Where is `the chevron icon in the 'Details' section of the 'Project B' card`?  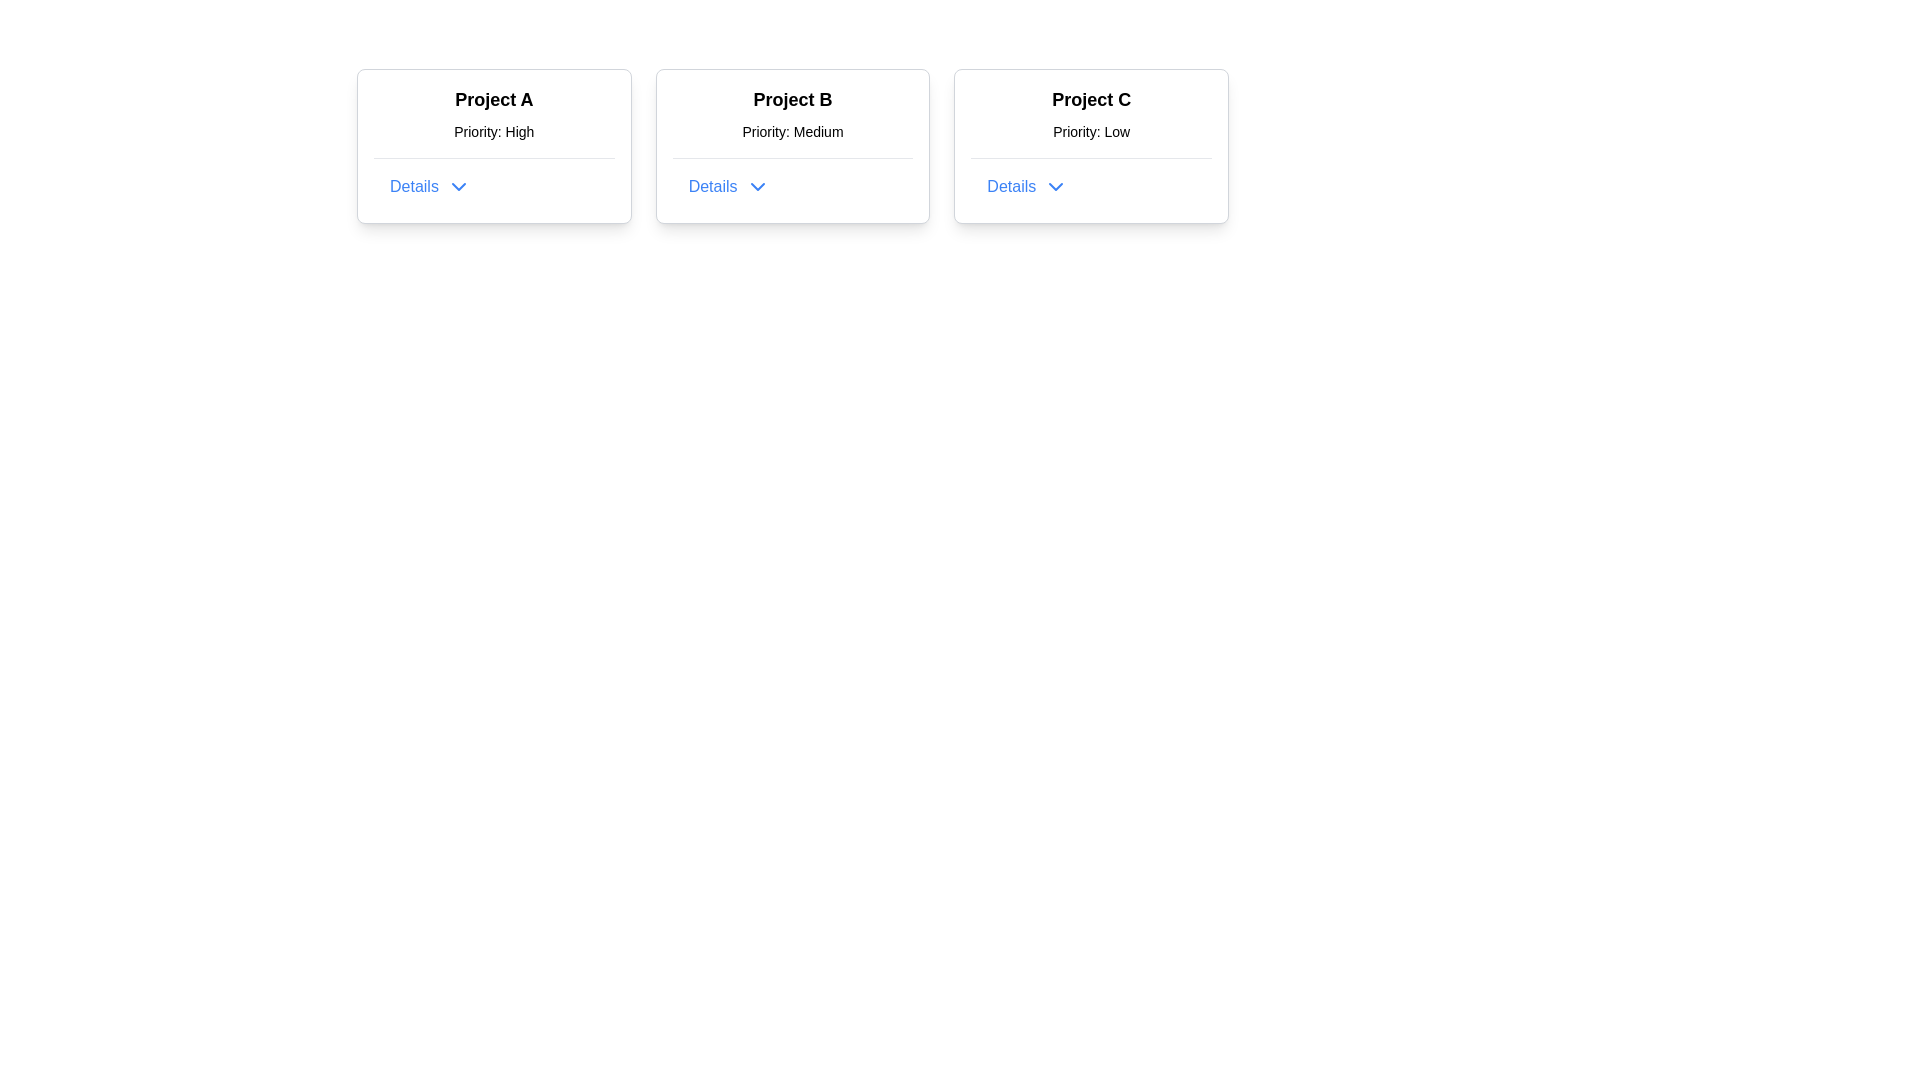
the chevron icon in the 'Details' section of the 'Project B' card is located at coordinates (756, 186).